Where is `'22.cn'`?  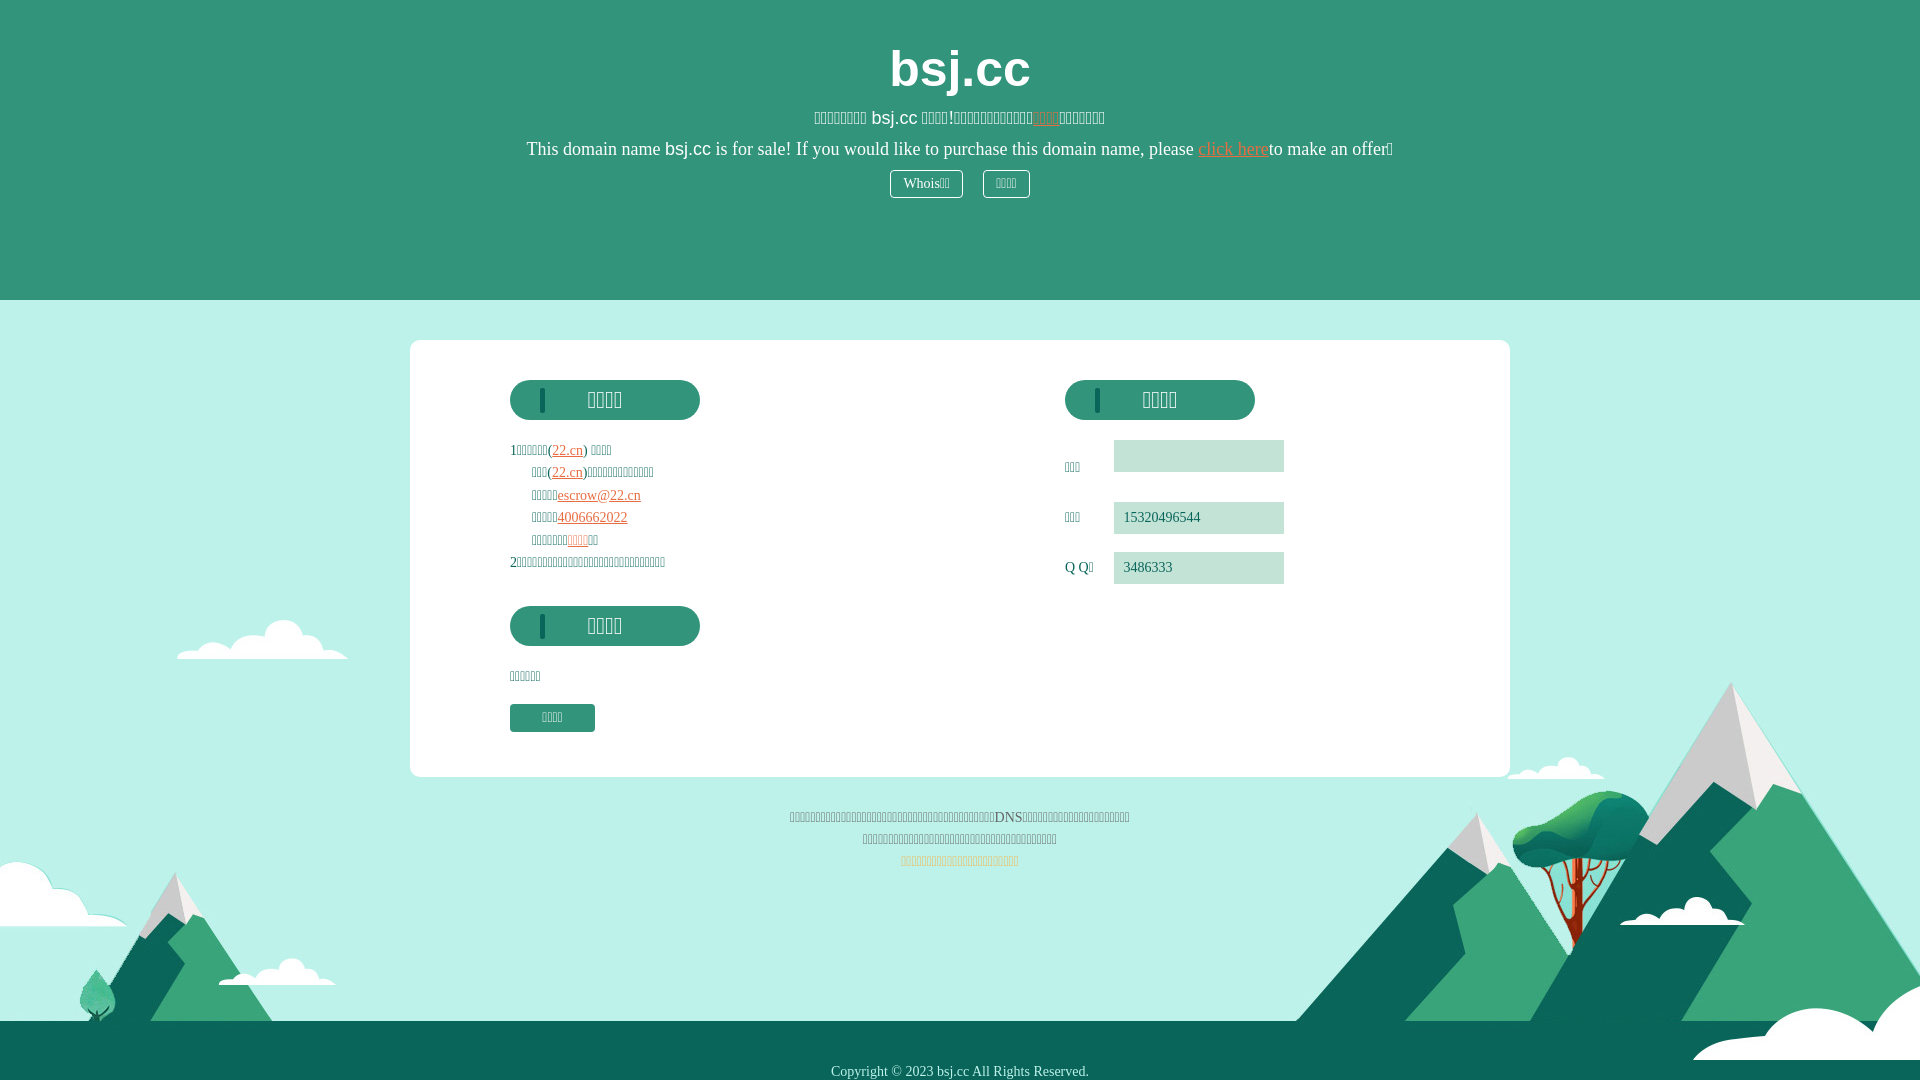 '22.cn' is located at coordinates (566, 472).